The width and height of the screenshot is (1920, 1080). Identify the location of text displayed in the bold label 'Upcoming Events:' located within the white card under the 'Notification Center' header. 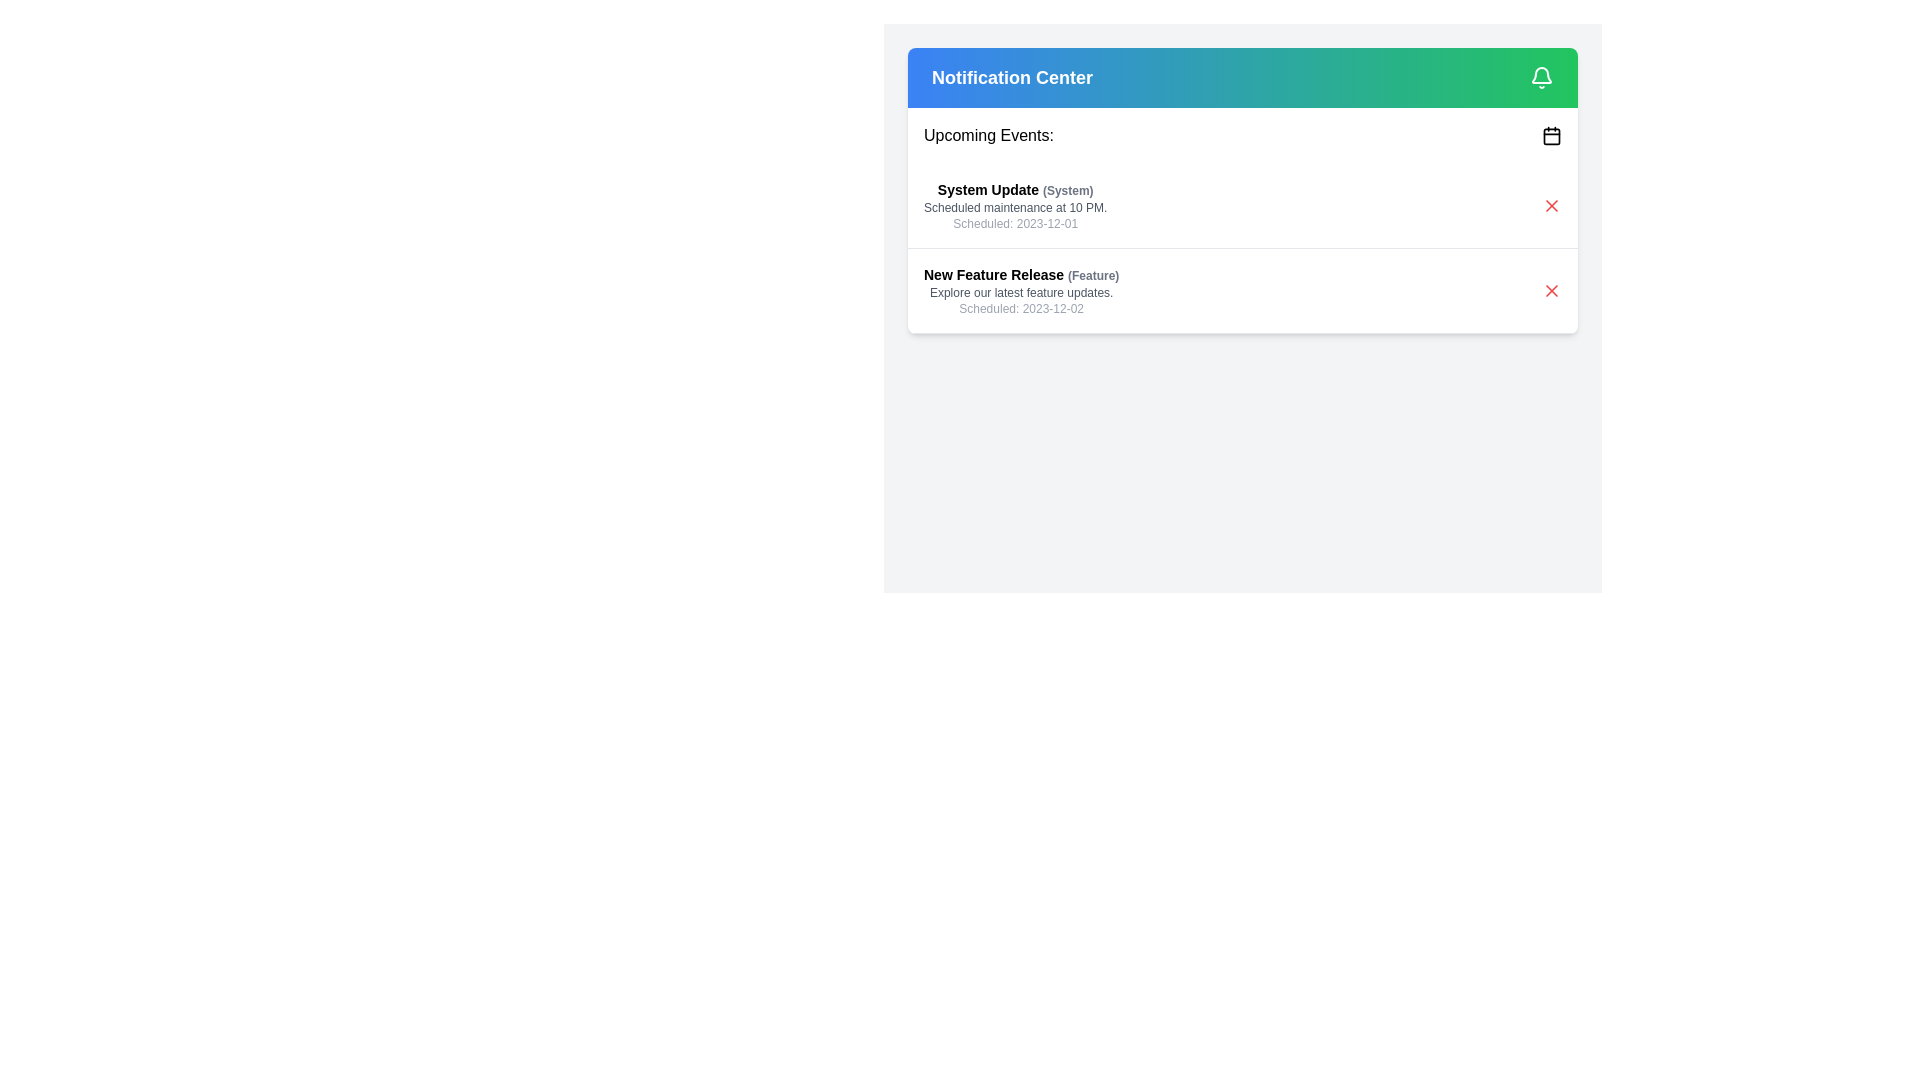
(988, 135).